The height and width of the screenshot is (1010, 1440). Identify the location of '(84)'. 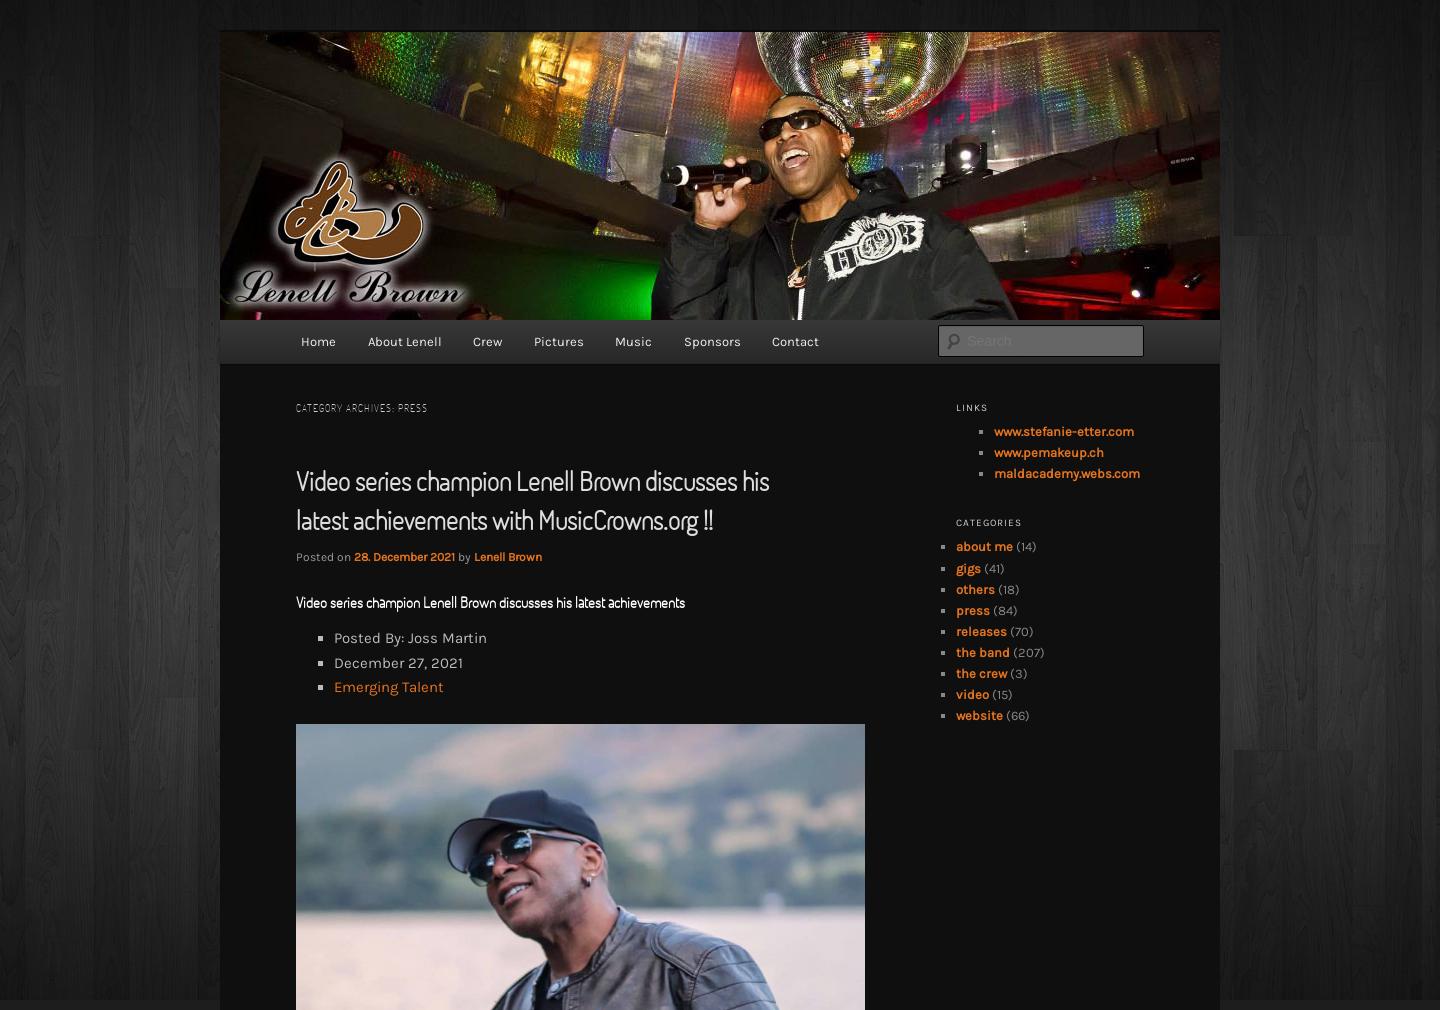
(1002, 608).